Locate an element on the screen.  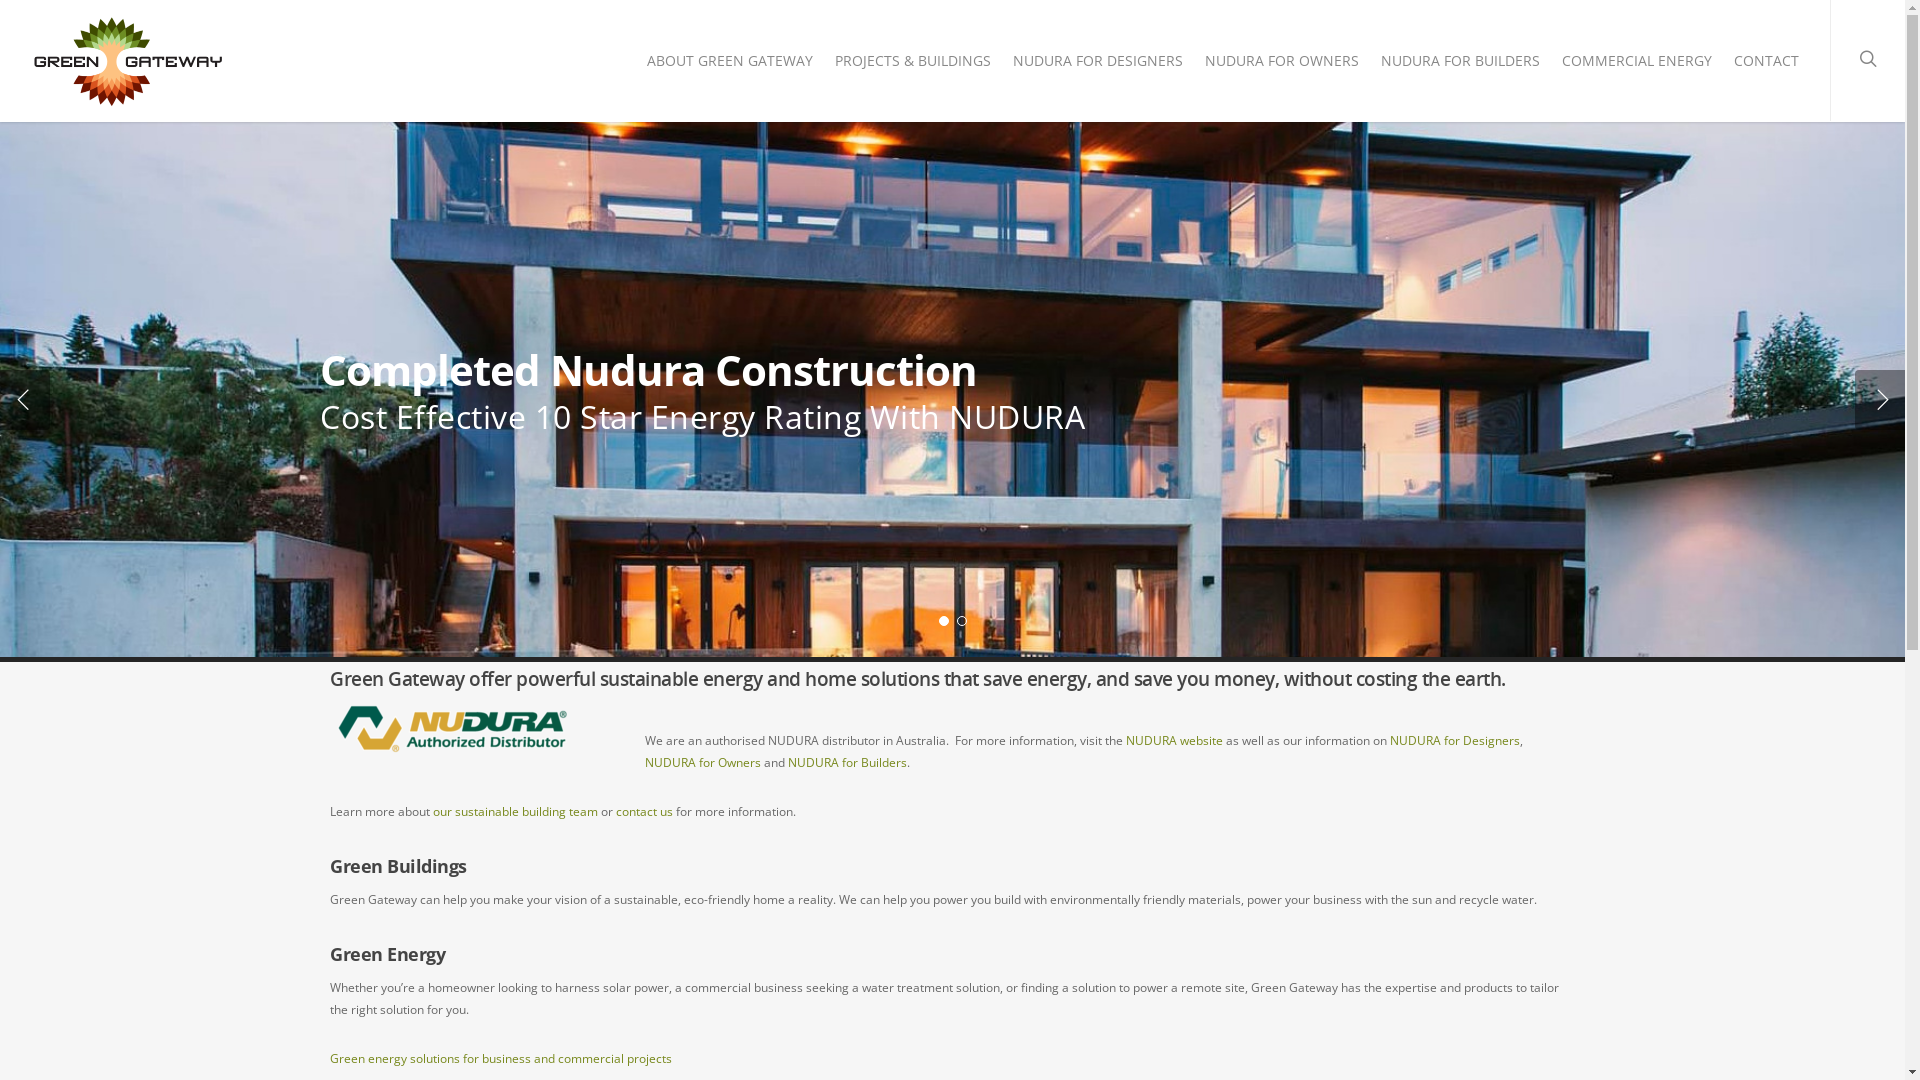
'NUDURA for Builders' is located at coordinates (847, 762).